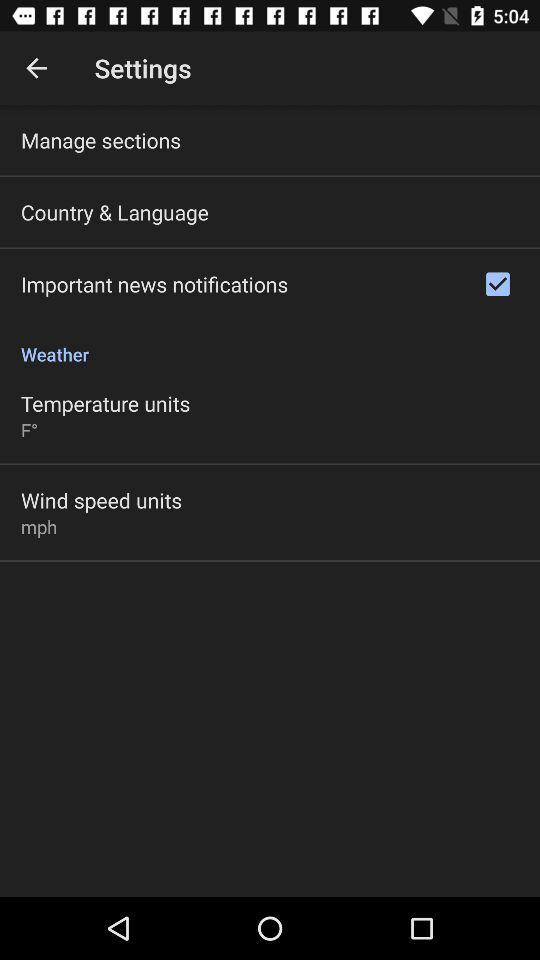 The height and width of the screenshot is (960, 540). I want to click on the manage sections icon, so click(100, 139).